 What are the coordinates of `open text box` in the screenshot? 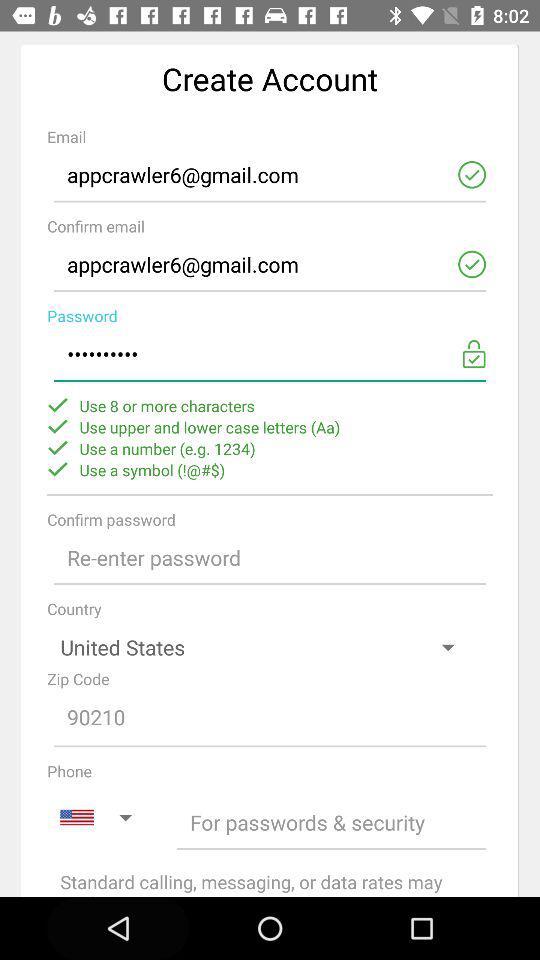 It's located at (270, 557).